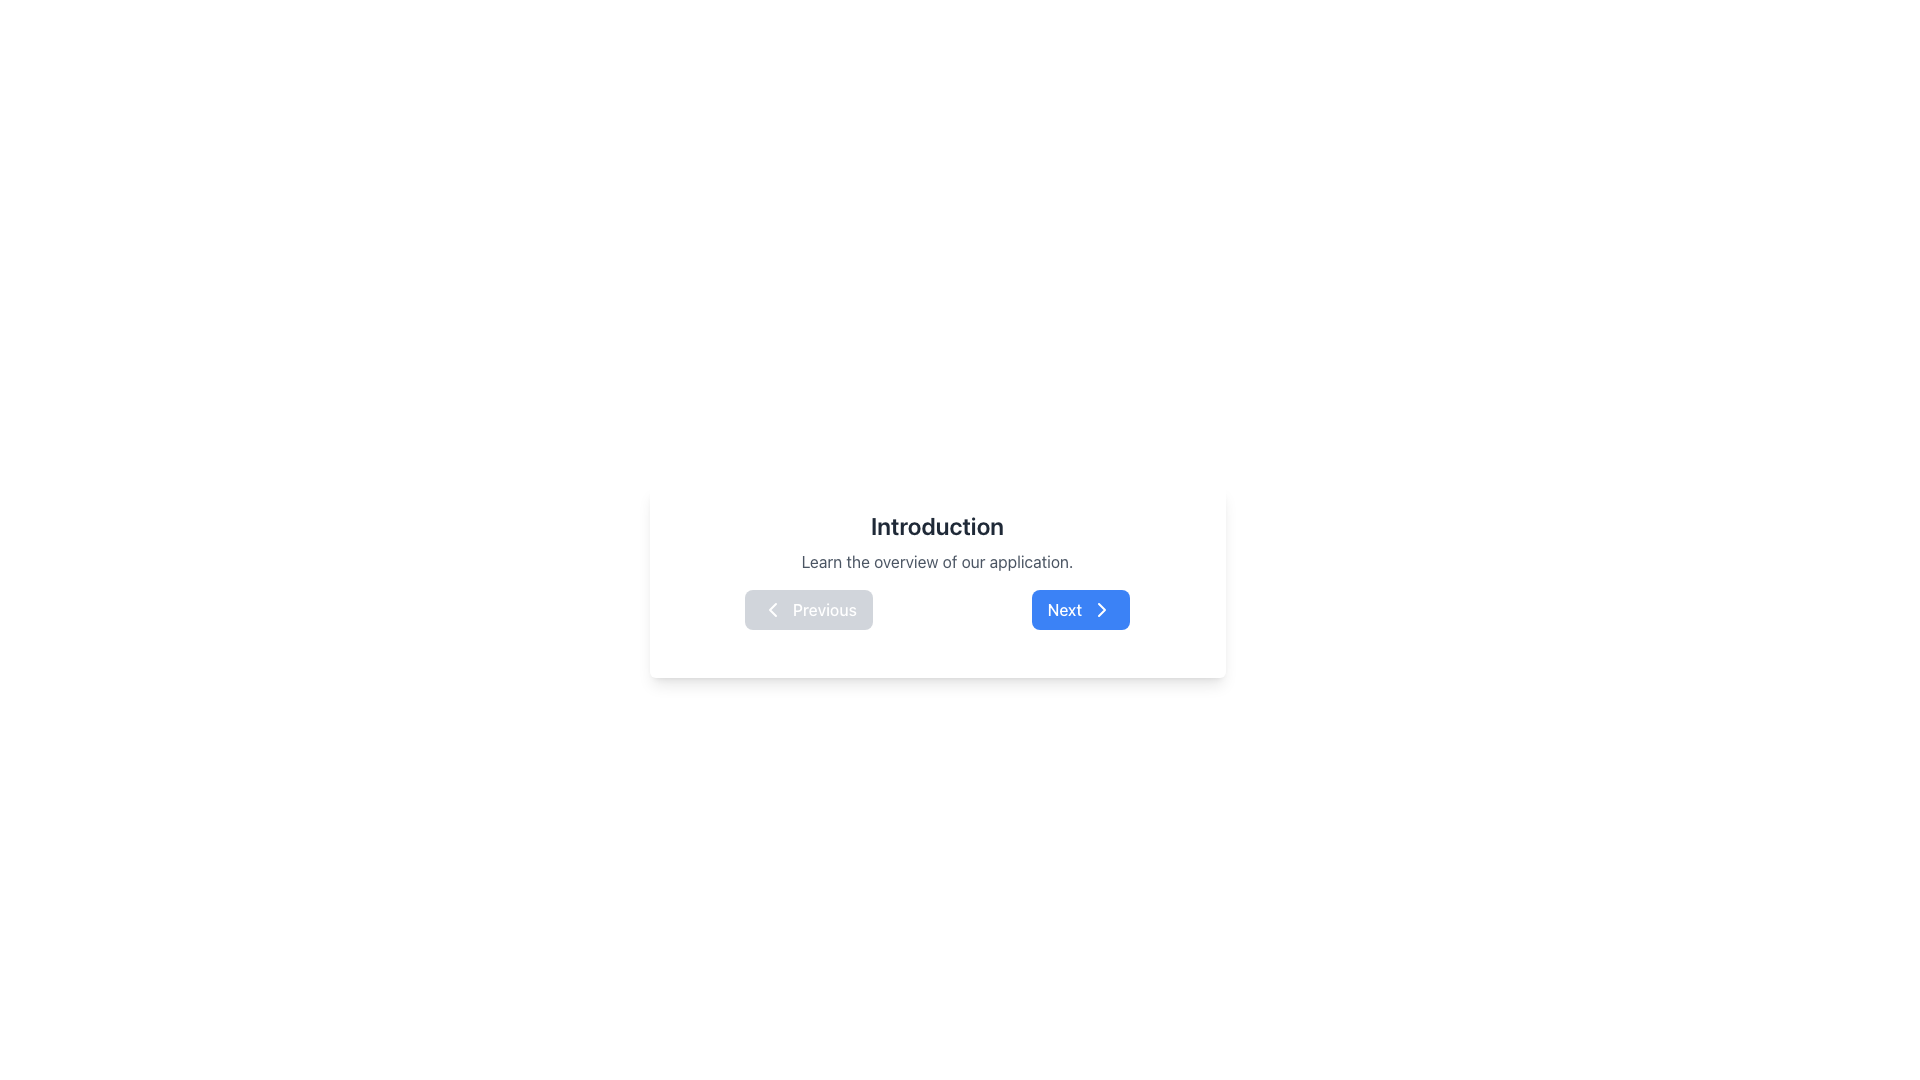  What do you see at coordinates (1079, 608) in the screenshot?
I see `the second button from the left` at bounding box center [1079, 608].